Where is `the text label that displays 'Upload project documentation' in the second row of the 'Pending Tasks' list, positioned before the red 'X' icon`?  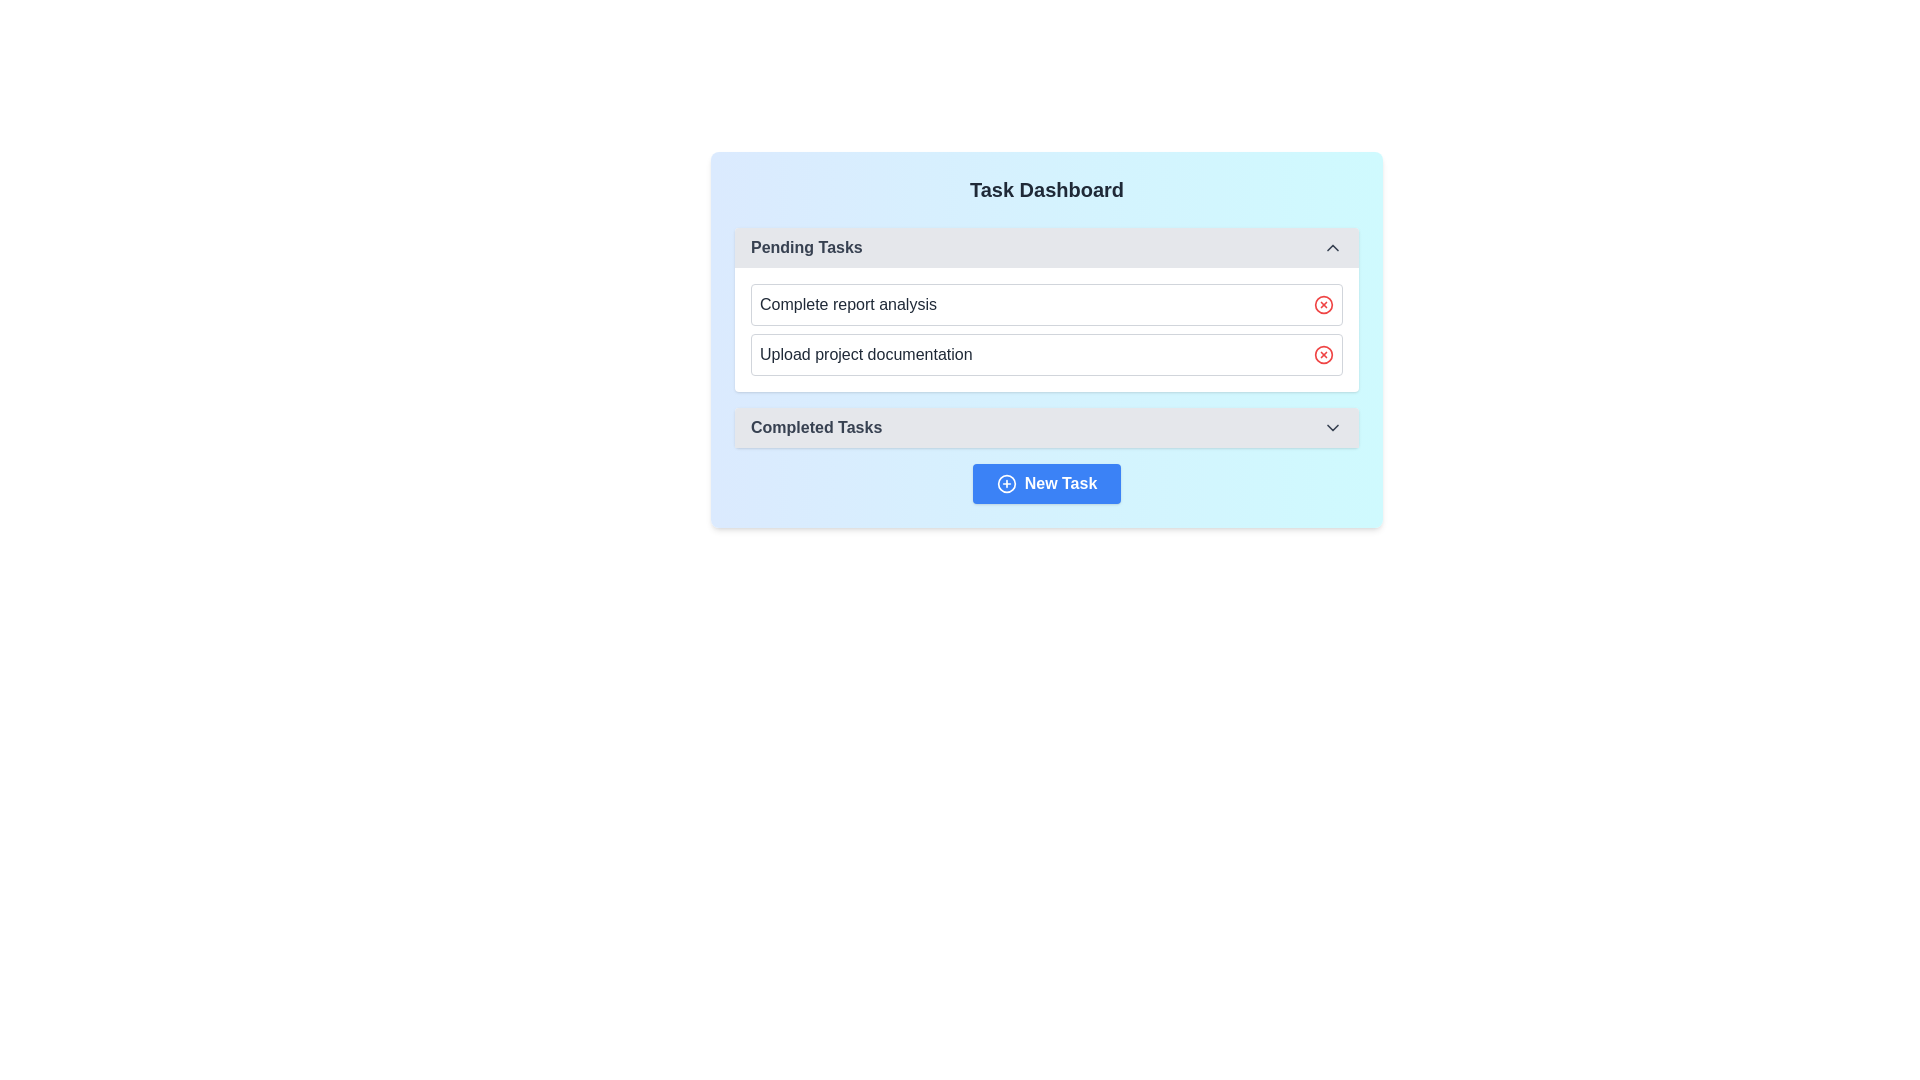 the text label that displays 'Upload project documentation' in the second row of the 'Pending Tasks' list, positioned before the red 'X' icon is located at coordinates (866, 353).